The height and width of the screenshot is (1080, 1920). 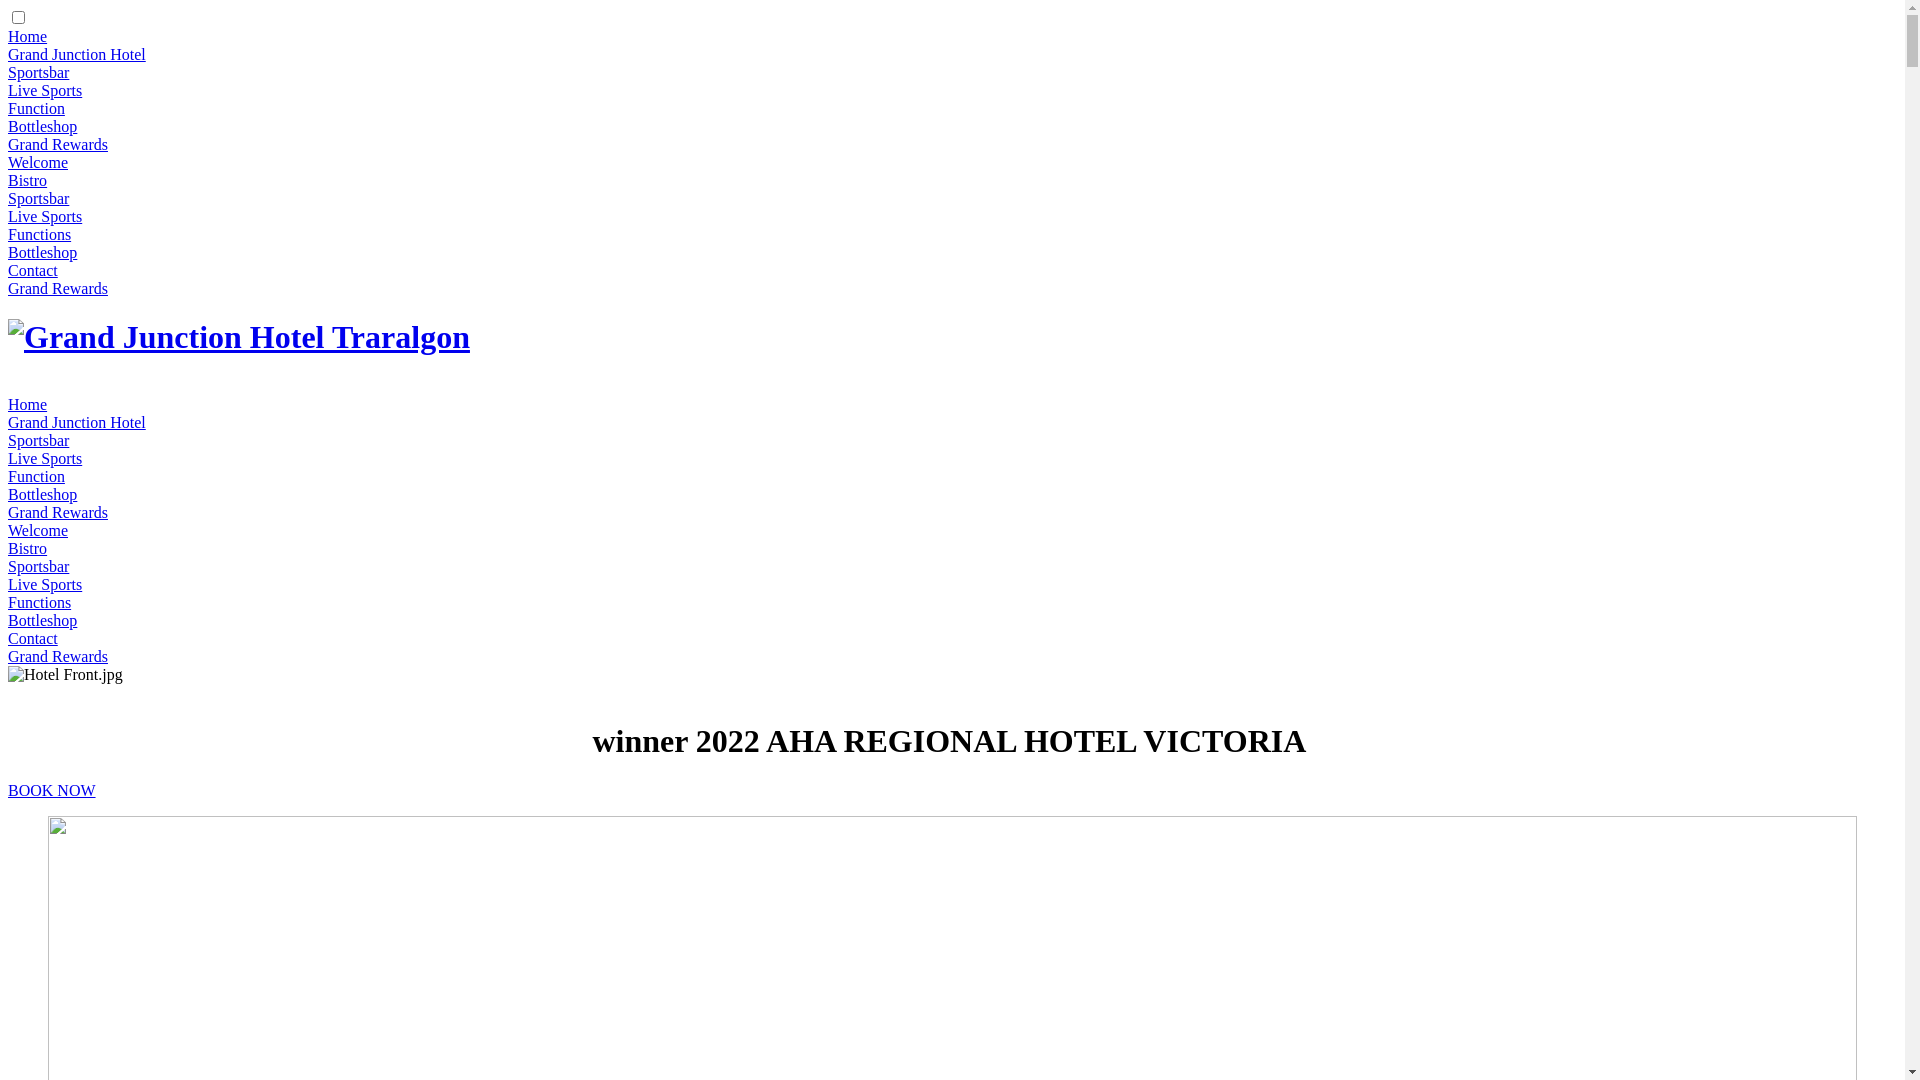 What do you see at coordinates (39, 233) in the screenshot?
I see `'Functions'` at bounding box center [39, 233].